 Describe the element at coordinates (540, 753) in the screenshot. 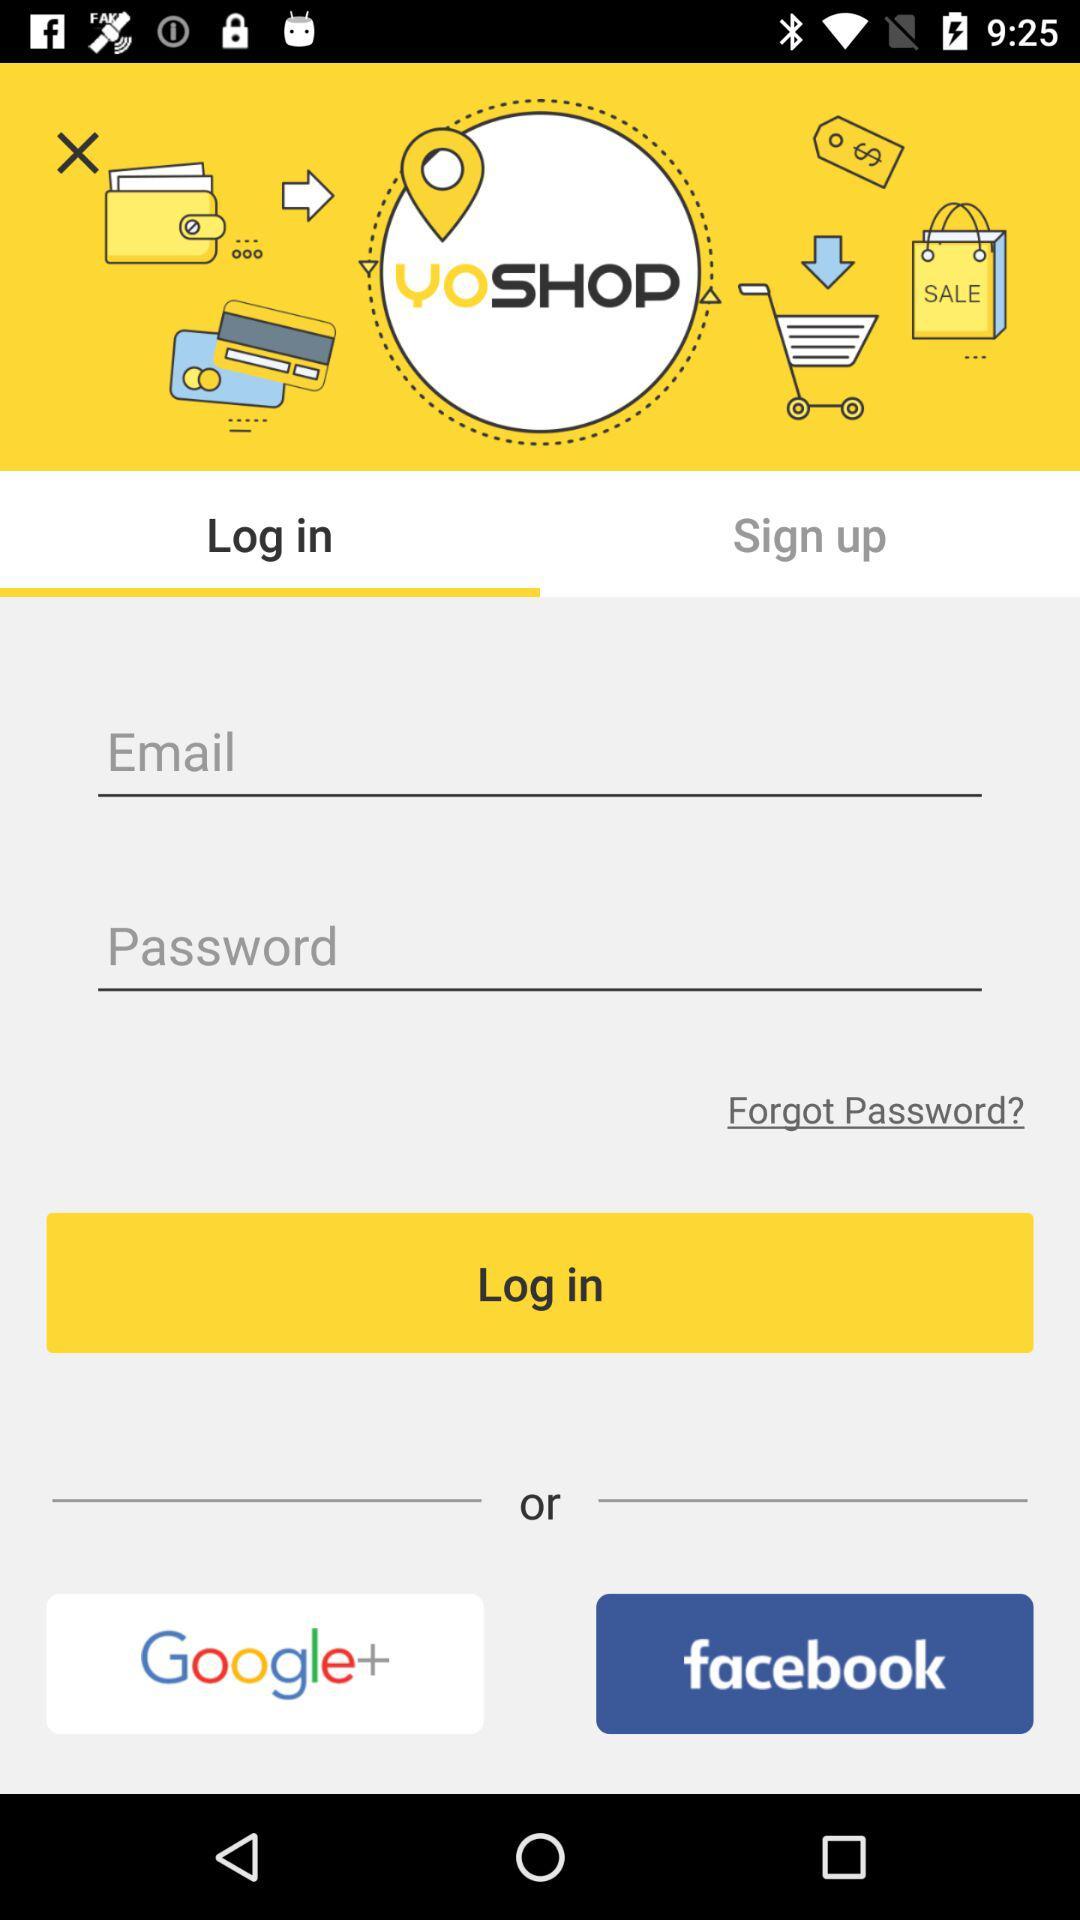

I see `put your email` at that location.